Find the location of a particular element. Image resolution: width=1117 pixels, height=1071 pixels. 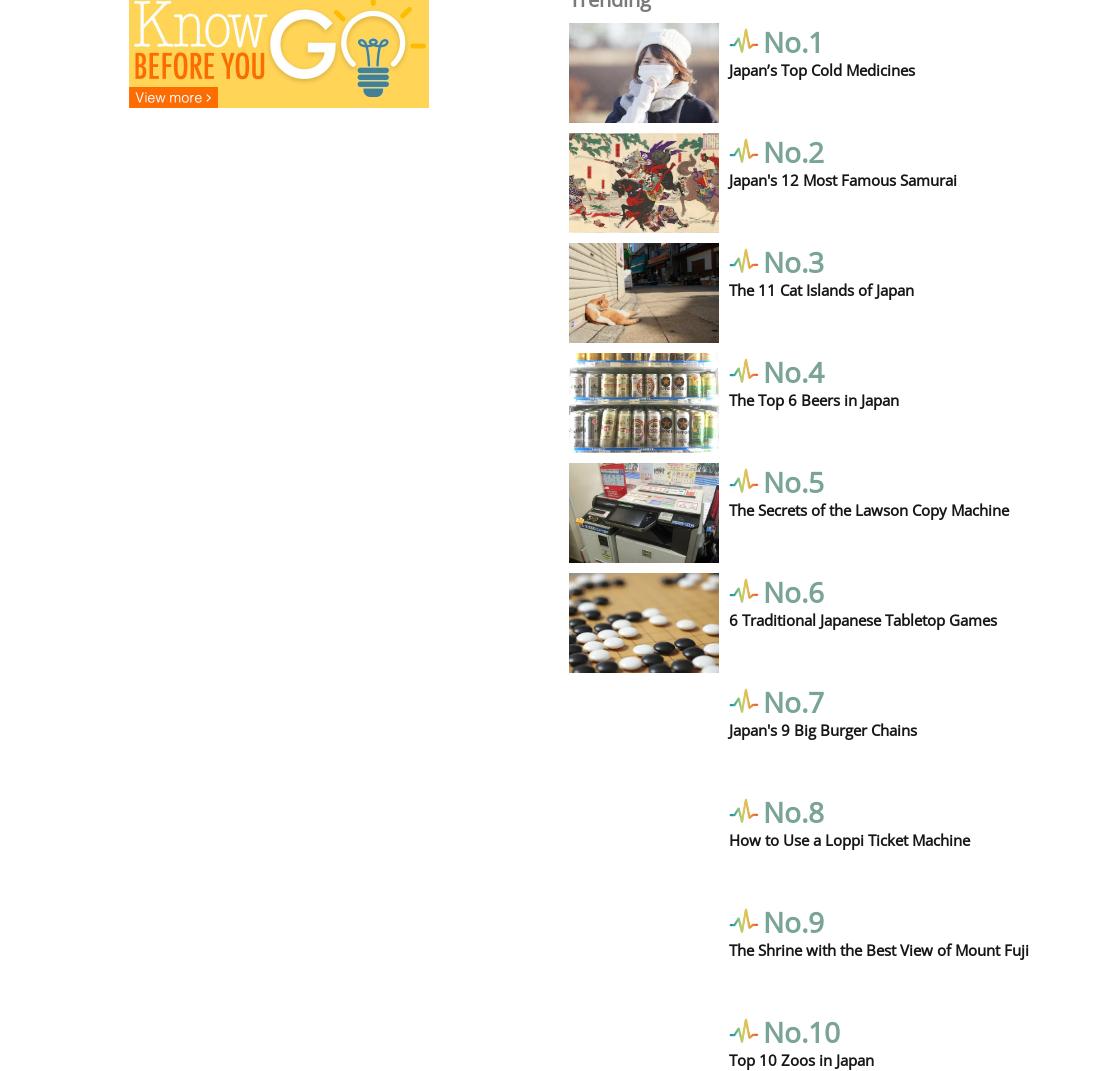

'How to Use a Loppi Ticket Machine' is located at coordinates (848, 838).